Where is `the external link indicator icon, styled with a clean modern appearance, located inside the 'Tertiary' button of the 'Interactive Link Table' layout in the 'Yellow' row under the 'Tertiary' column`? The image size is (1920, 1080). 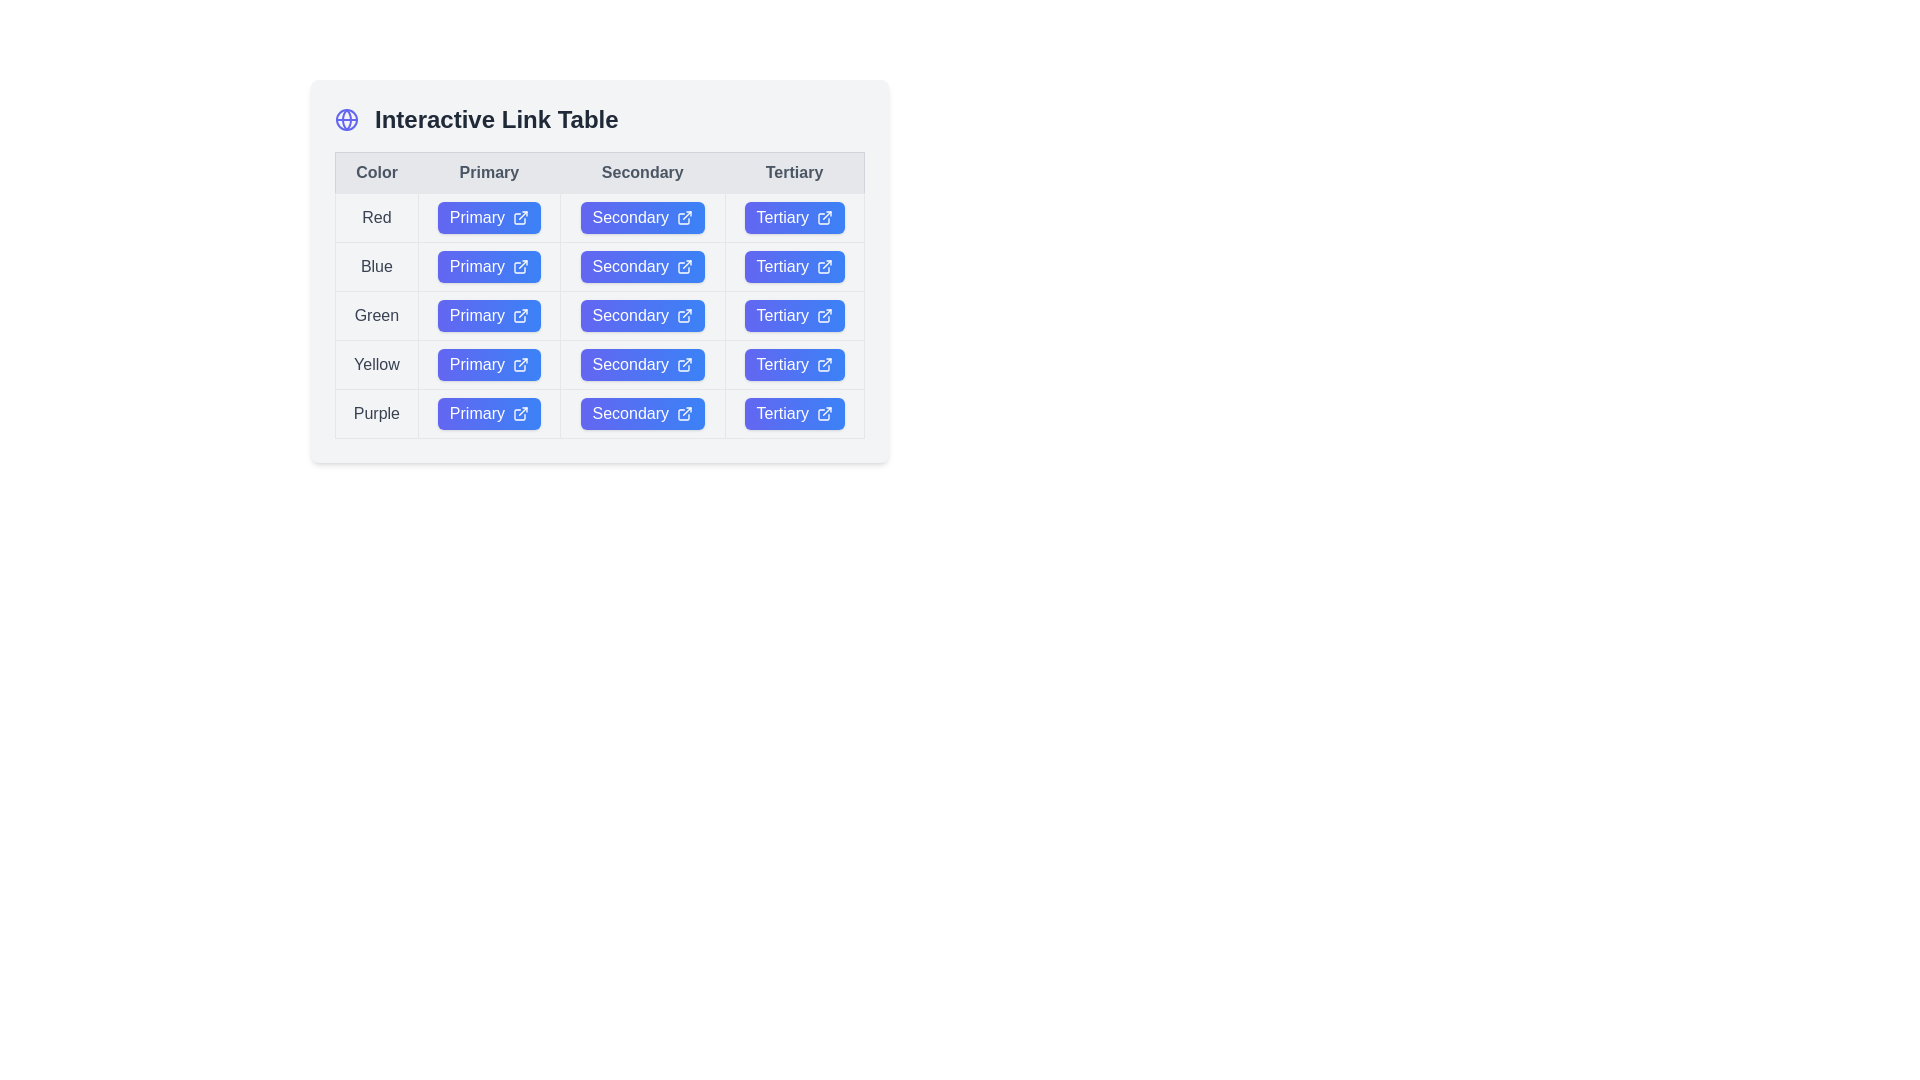
the external link indicator icon, styled with a clean modern appearance, located inside the 'Tertiary' button of the 'Interactive Link Table' layout in the 'Yellow' row under the 'Tertiary' column is located at coordinates (825, 365).